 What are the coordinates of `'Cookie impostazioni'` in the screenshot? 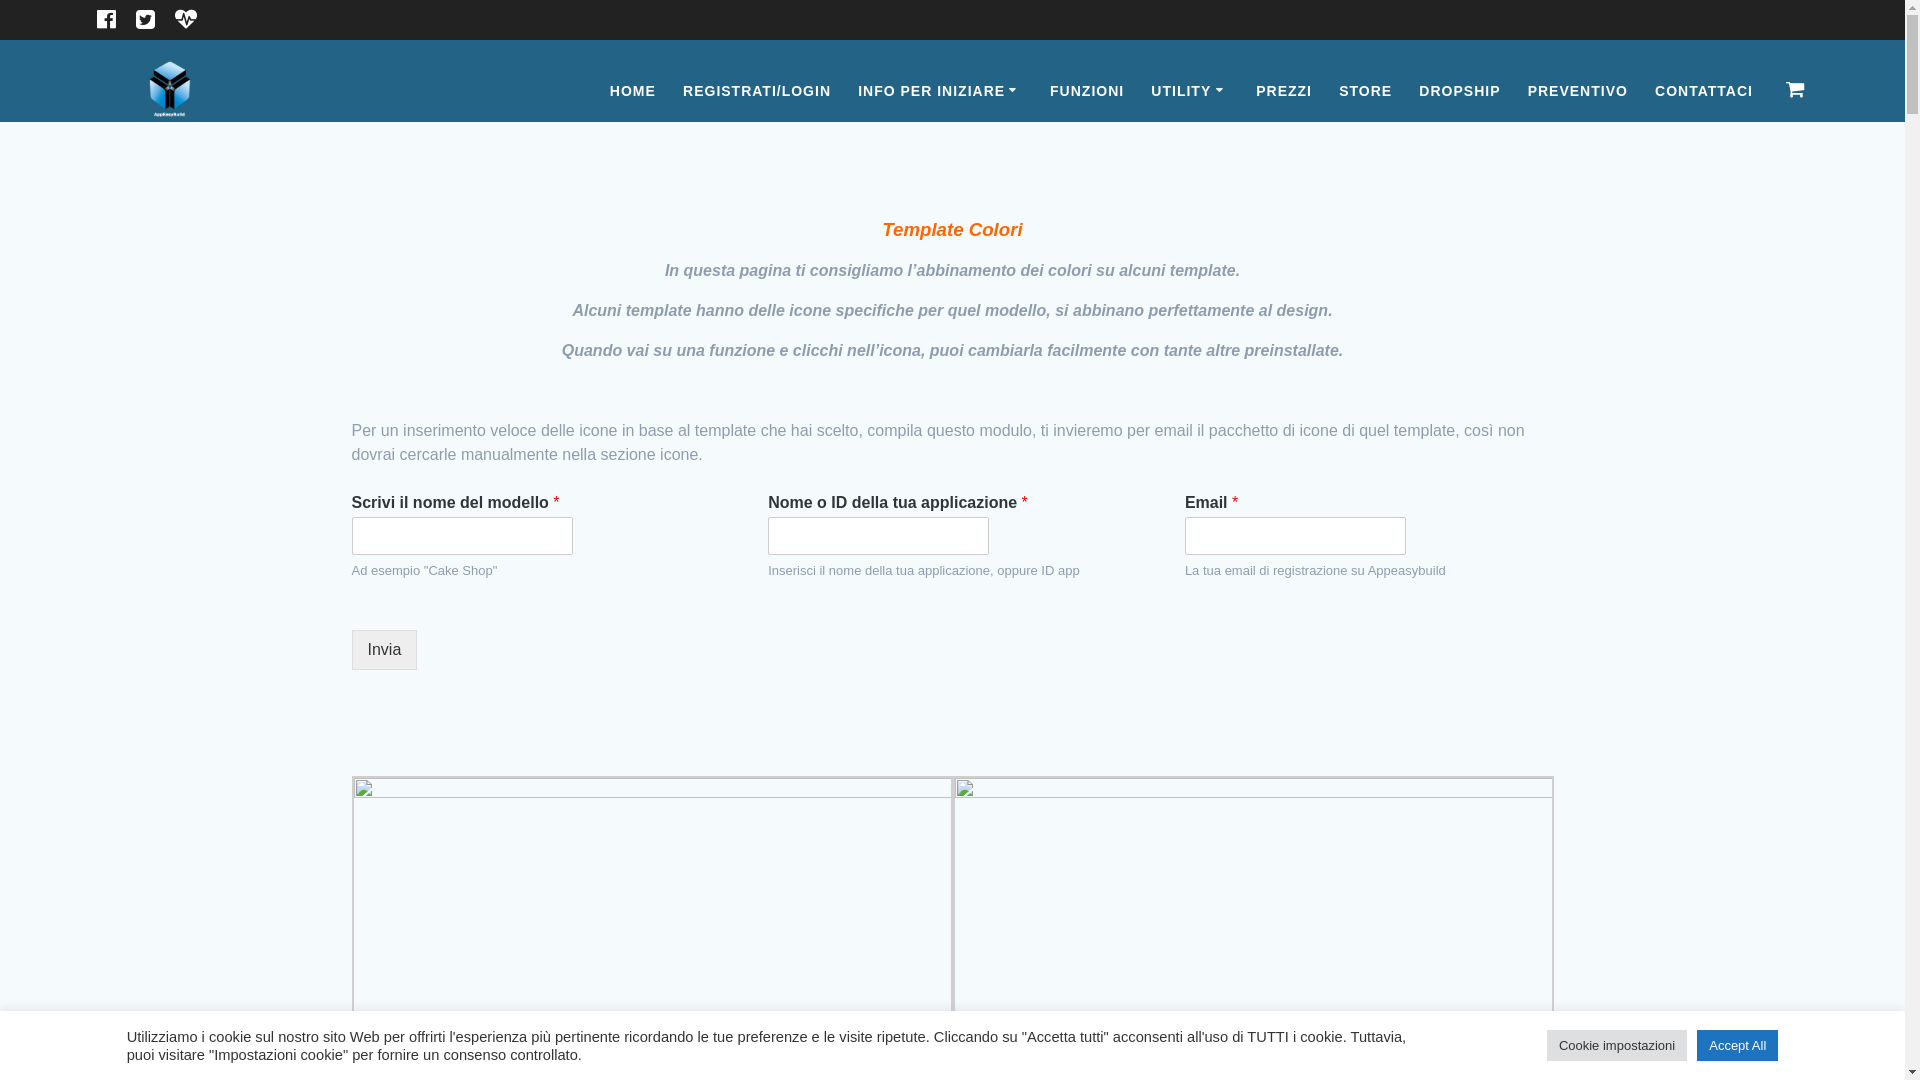 It's located at (1617, 1044).